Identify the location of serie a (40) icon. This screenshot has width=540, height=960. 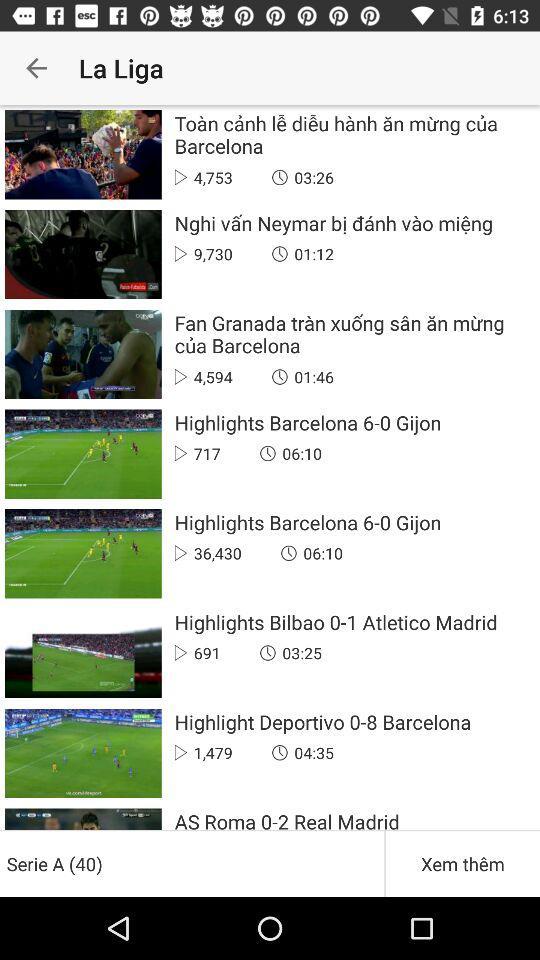
(192, 863).